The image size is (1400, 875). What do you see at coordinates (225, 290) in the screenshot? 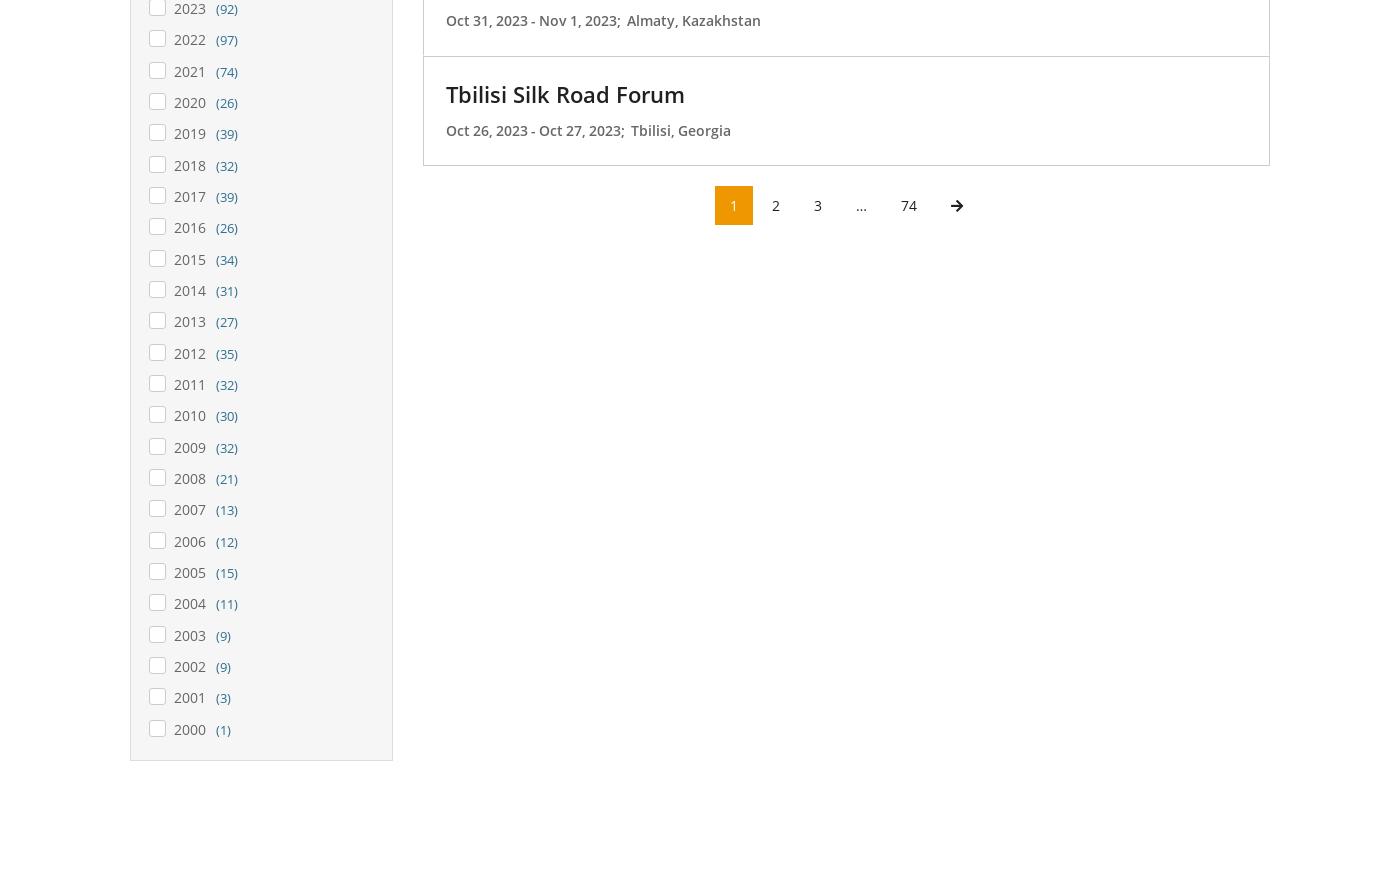
I see `'(31)'` at bounding box center [225, 290].